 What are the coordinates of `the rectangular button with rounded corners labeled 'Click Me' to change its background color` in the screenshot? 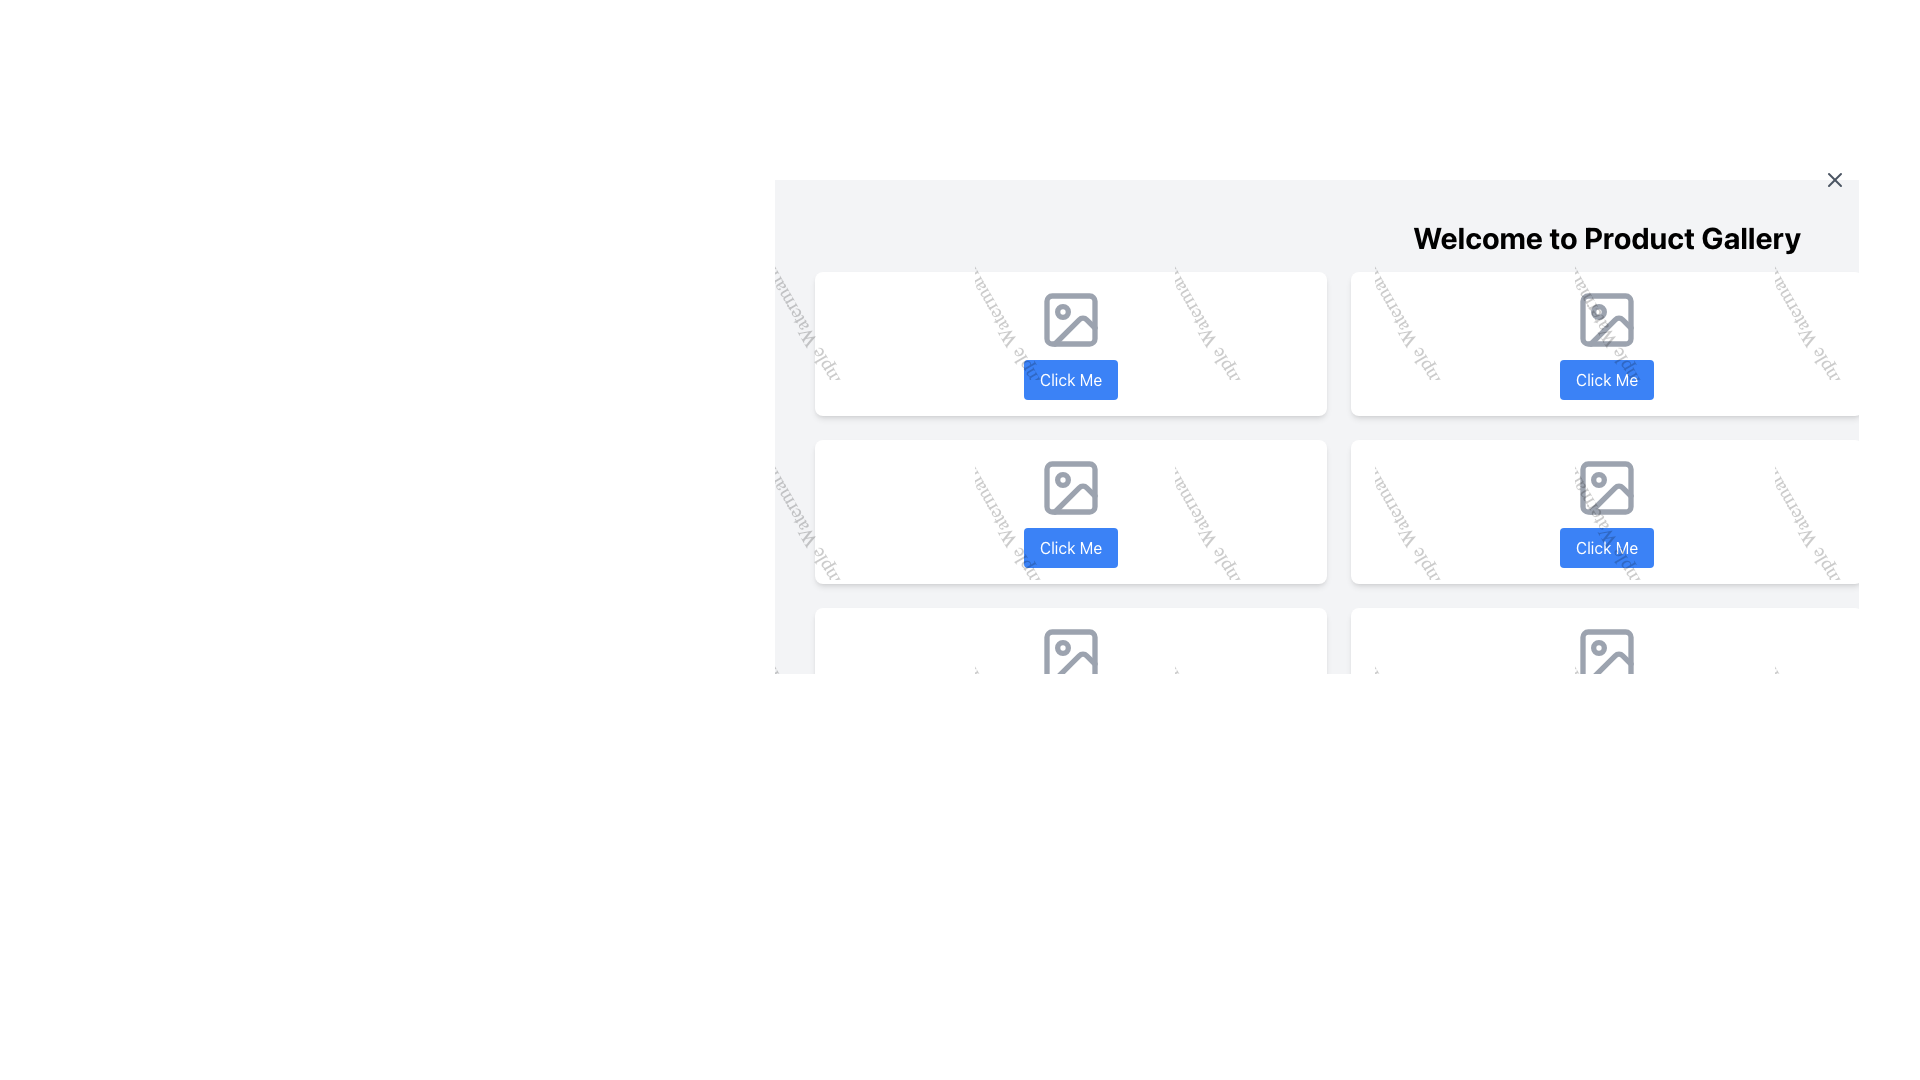 It's located at (1607, 380).